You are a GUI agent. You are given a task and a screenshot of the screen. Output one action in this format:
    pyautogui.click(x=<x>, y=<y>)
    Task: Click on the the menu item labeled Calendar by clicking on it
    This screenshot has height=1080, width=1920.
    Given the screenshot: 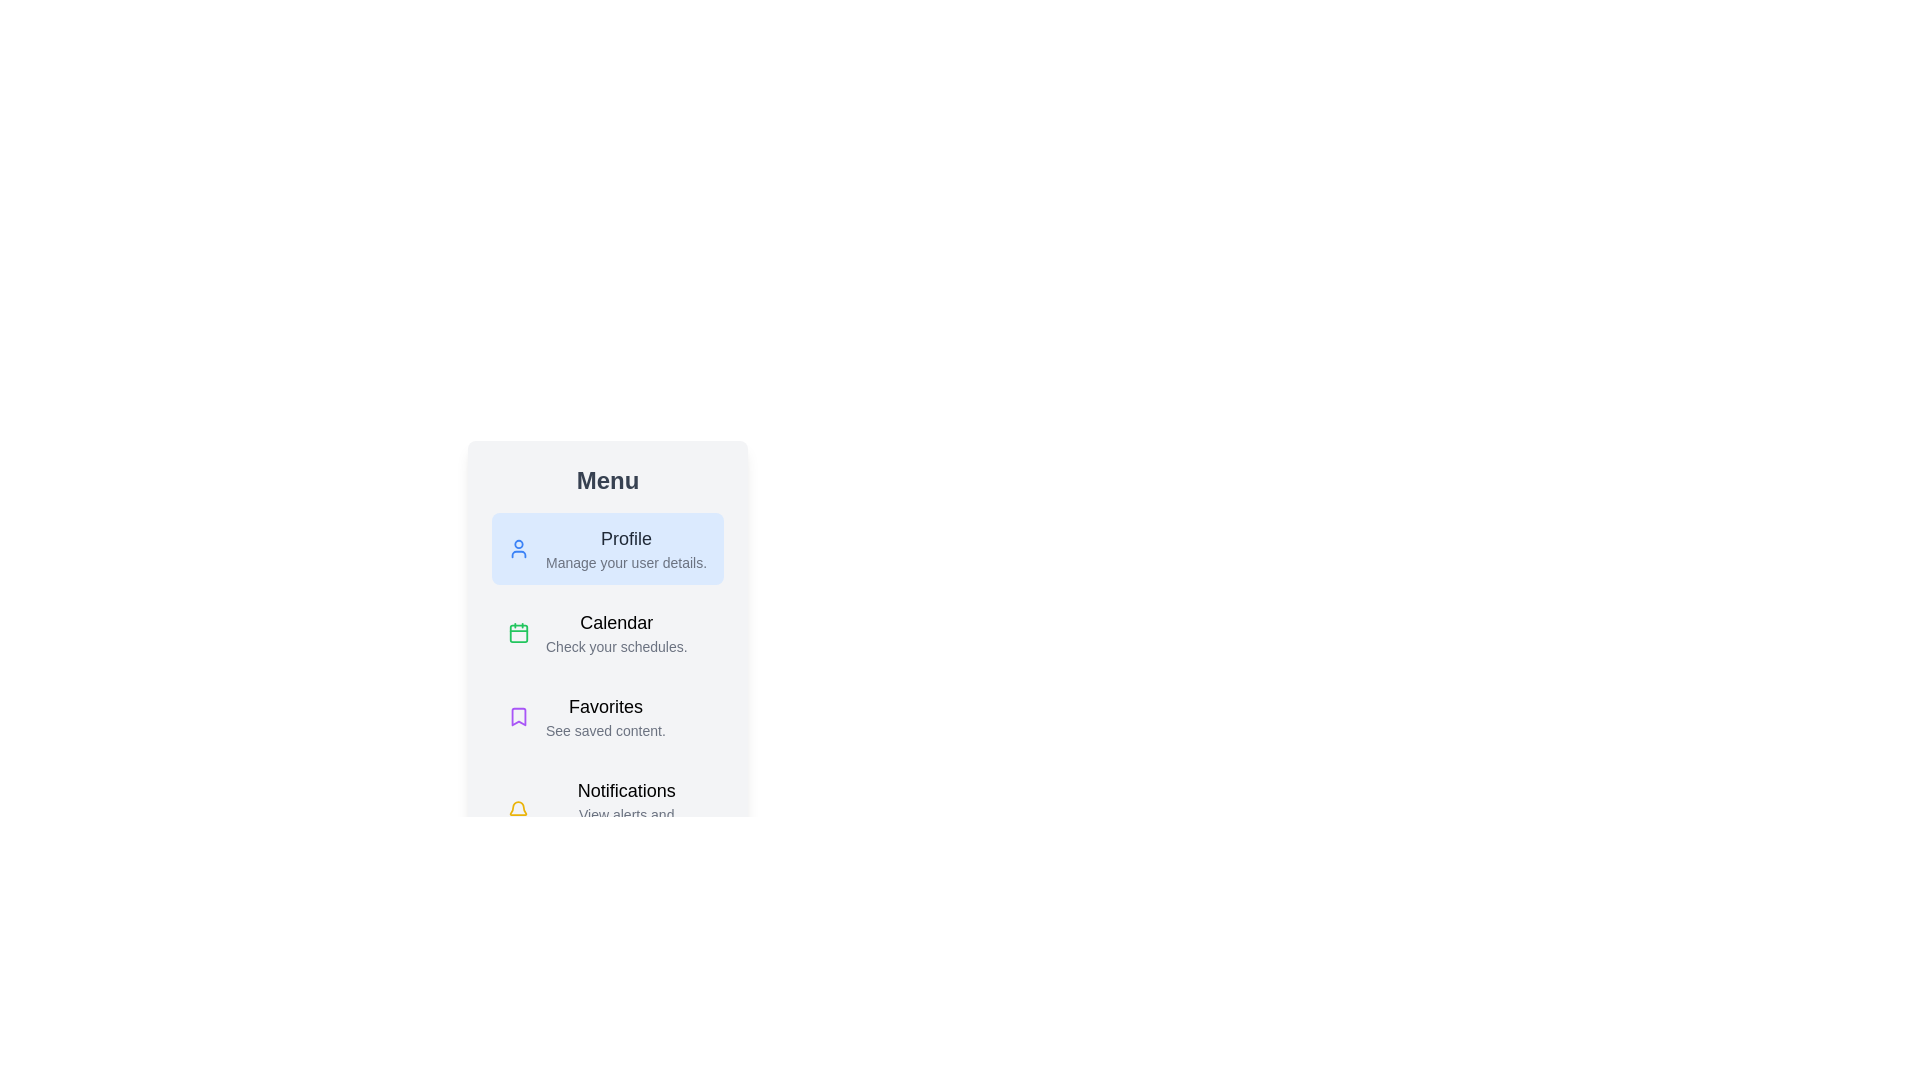 What is the action you would take?
    pyautogui.click(x=607, y=632)
    